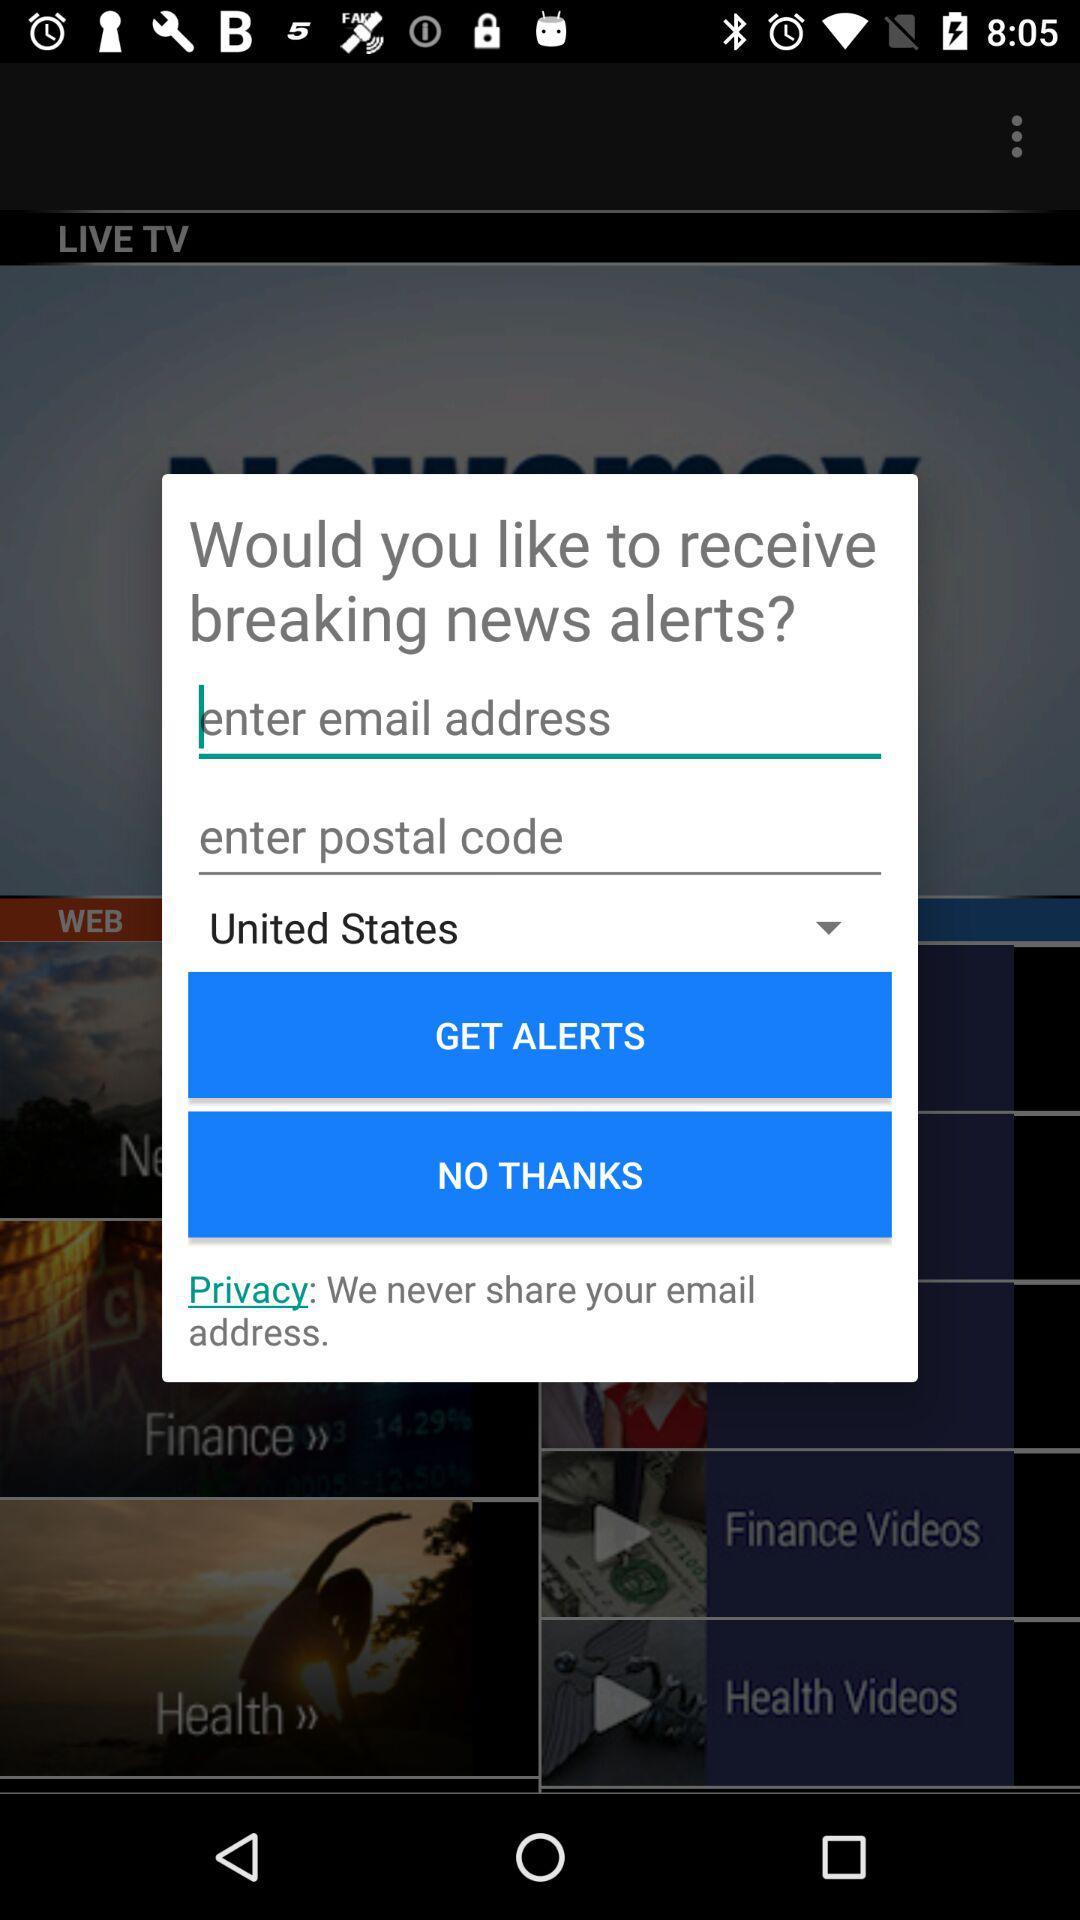 This screenshot has width=1080, height=1920. Describe the element at coordinates (540, 836) in the screenshot. I see `postal code form field` at that location.